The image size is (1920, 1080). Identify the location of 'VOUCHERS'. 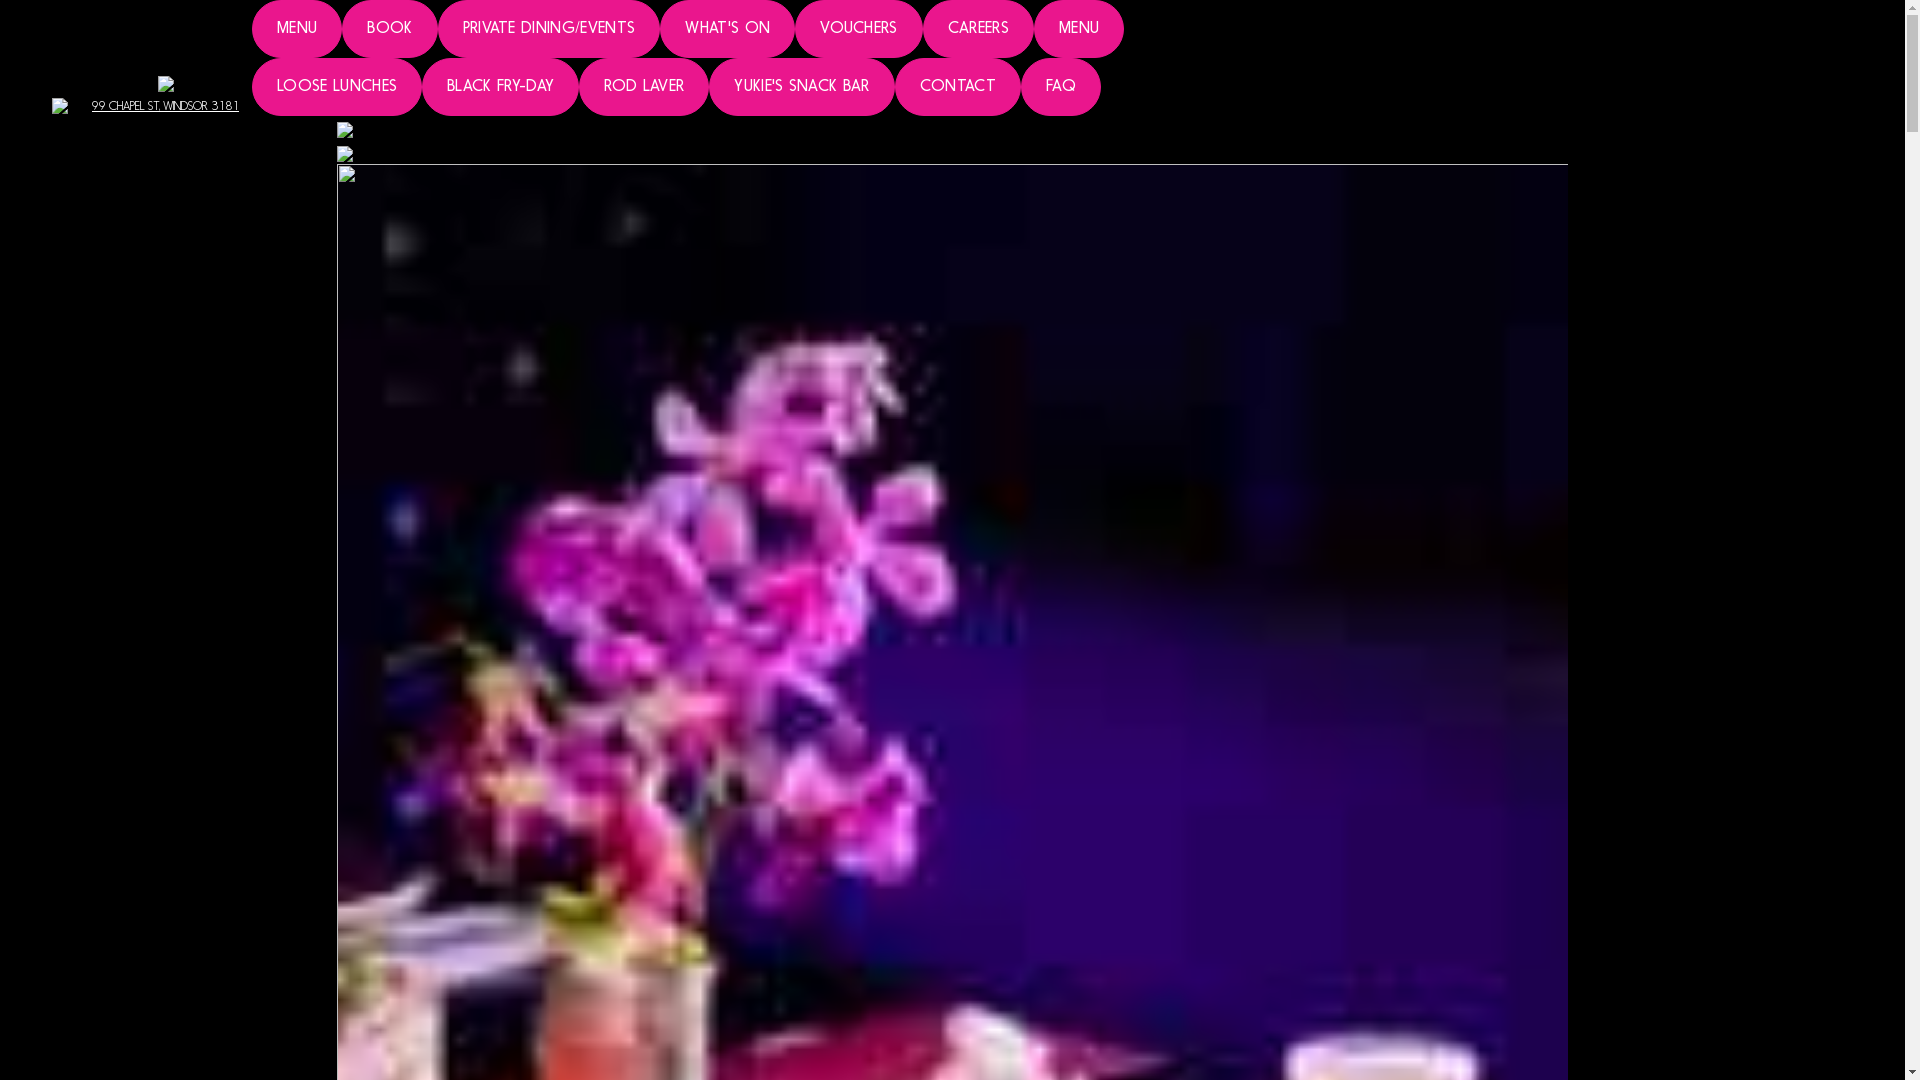
(859, 29).